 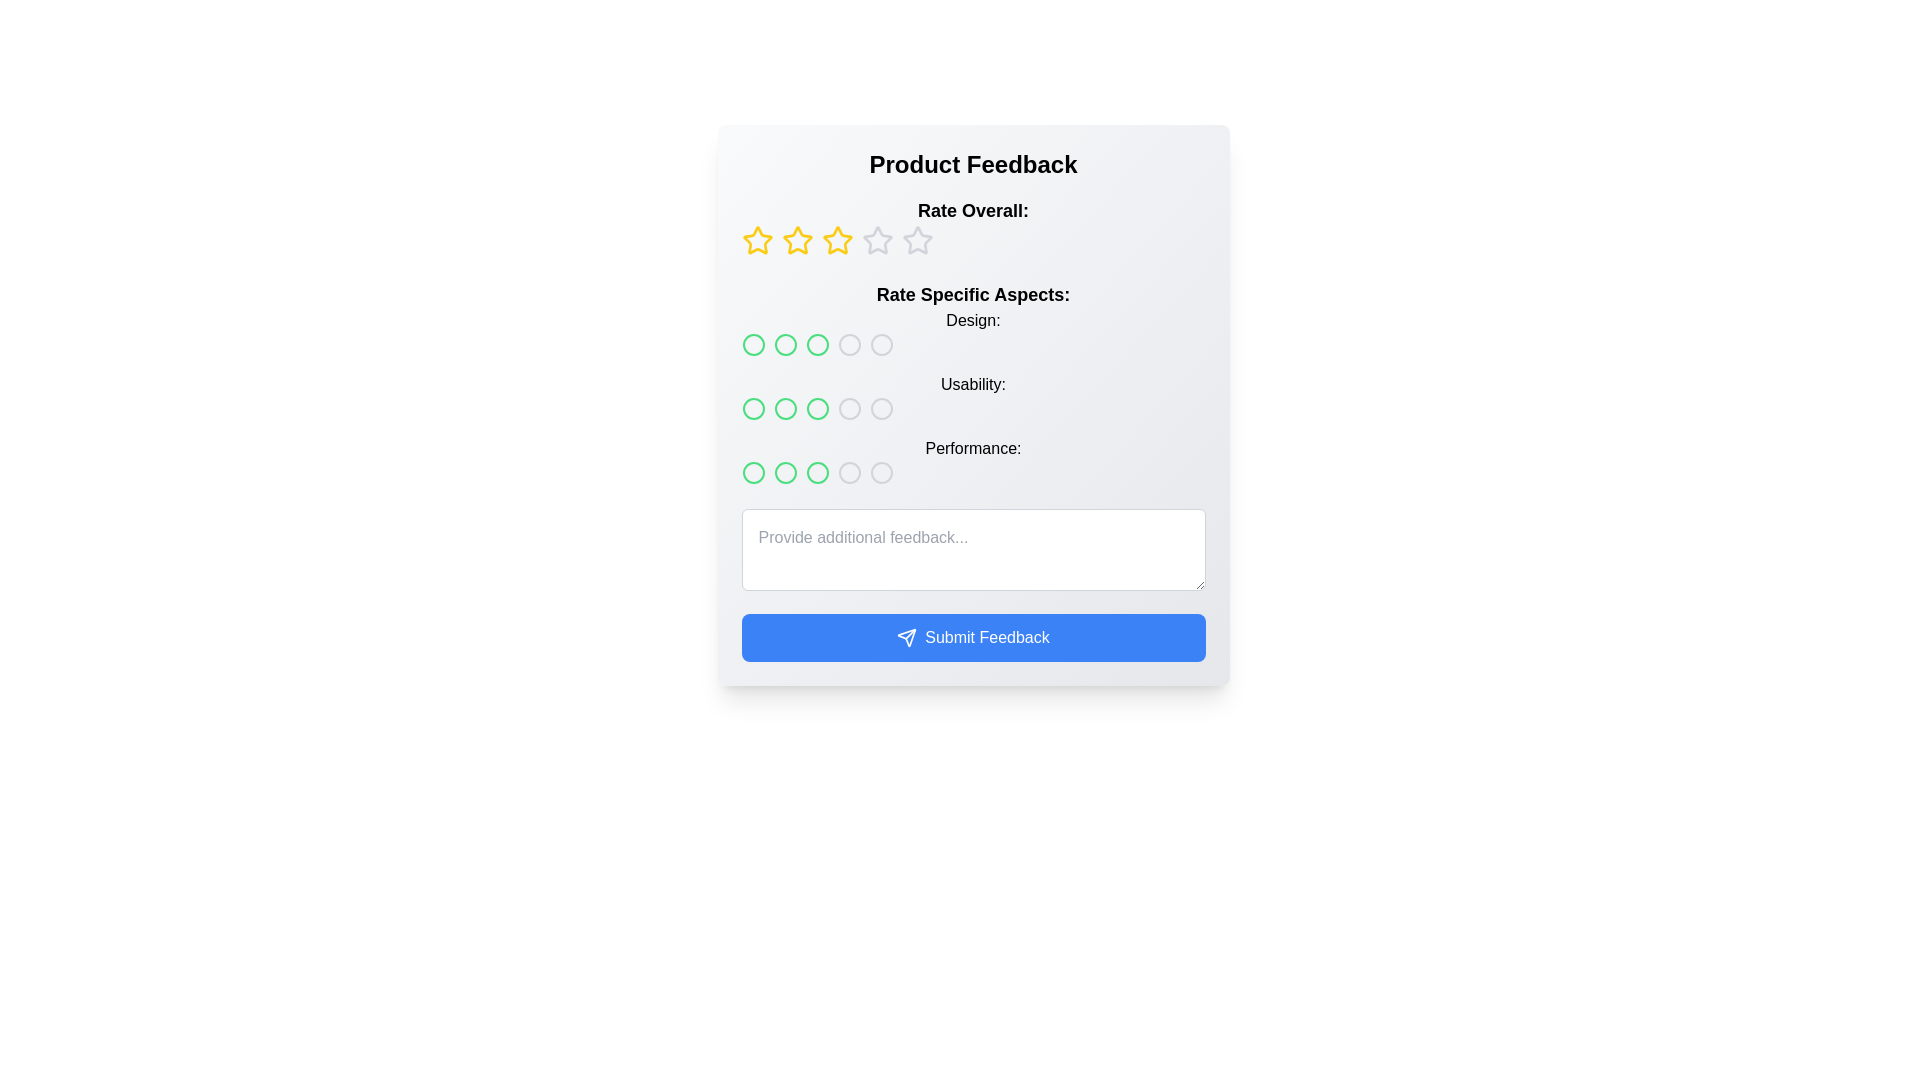 What do you see at coordinates (784, 473) in the screenshot?
I see `the third circular icon button in the bottommost rating row labeled 'Rate Specific Aspects: Performance'` at bounding box center [784, 473].